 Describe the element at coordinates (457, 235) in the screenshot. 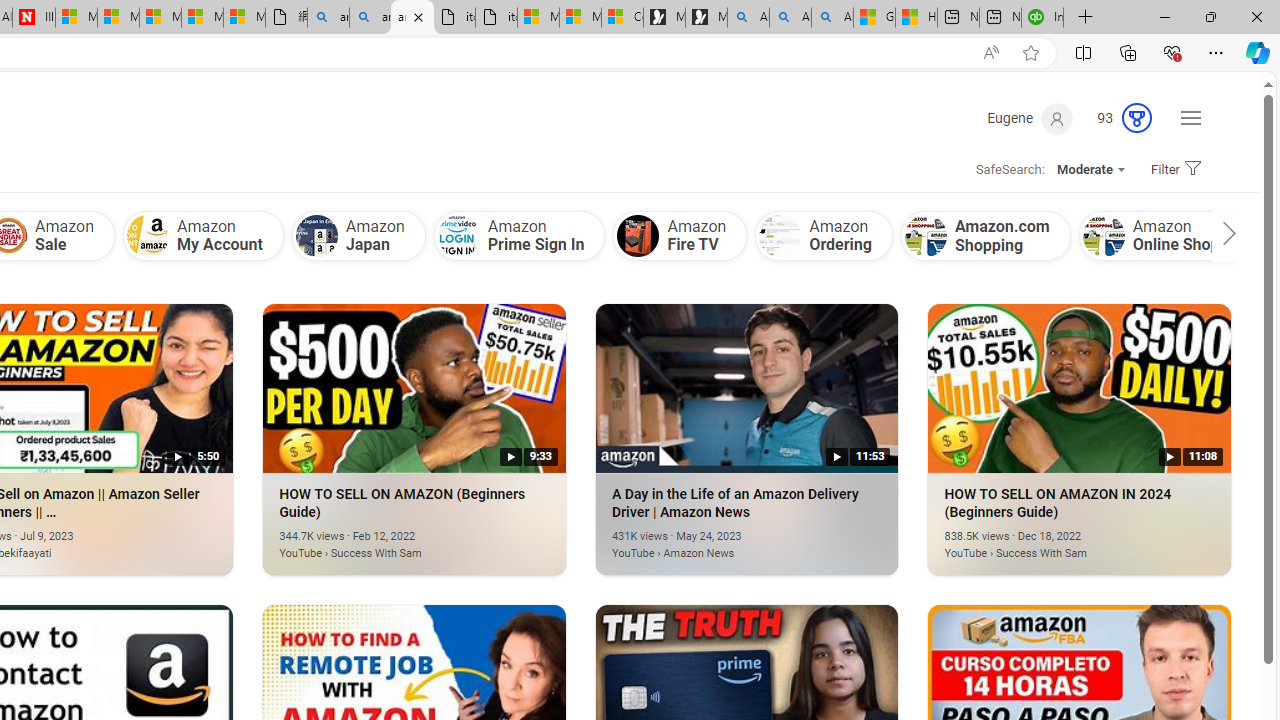

I see `'Amazon Prime Sign In'` at that location.